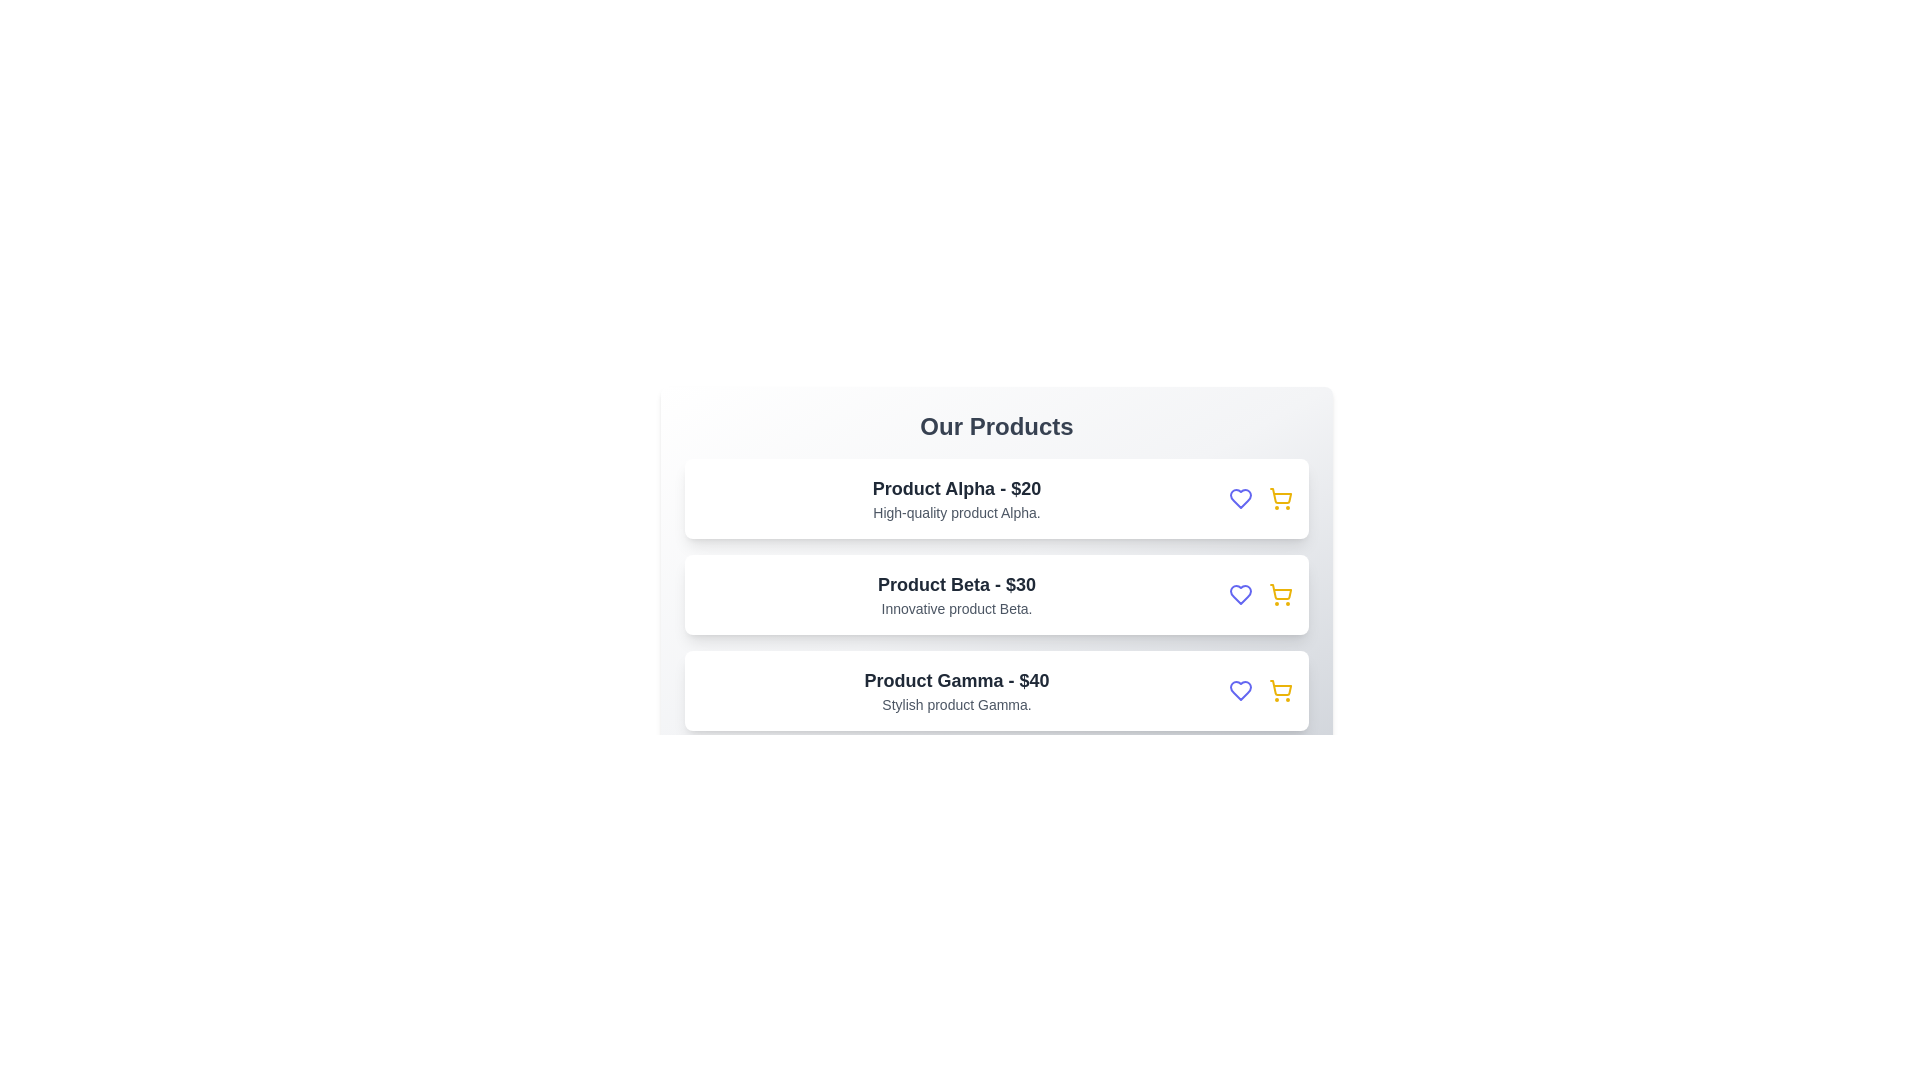 The width and height of the screenshot is (1920, 1080). I want to click on the add-to-cart button for Product Beta, so click(1281, 593).